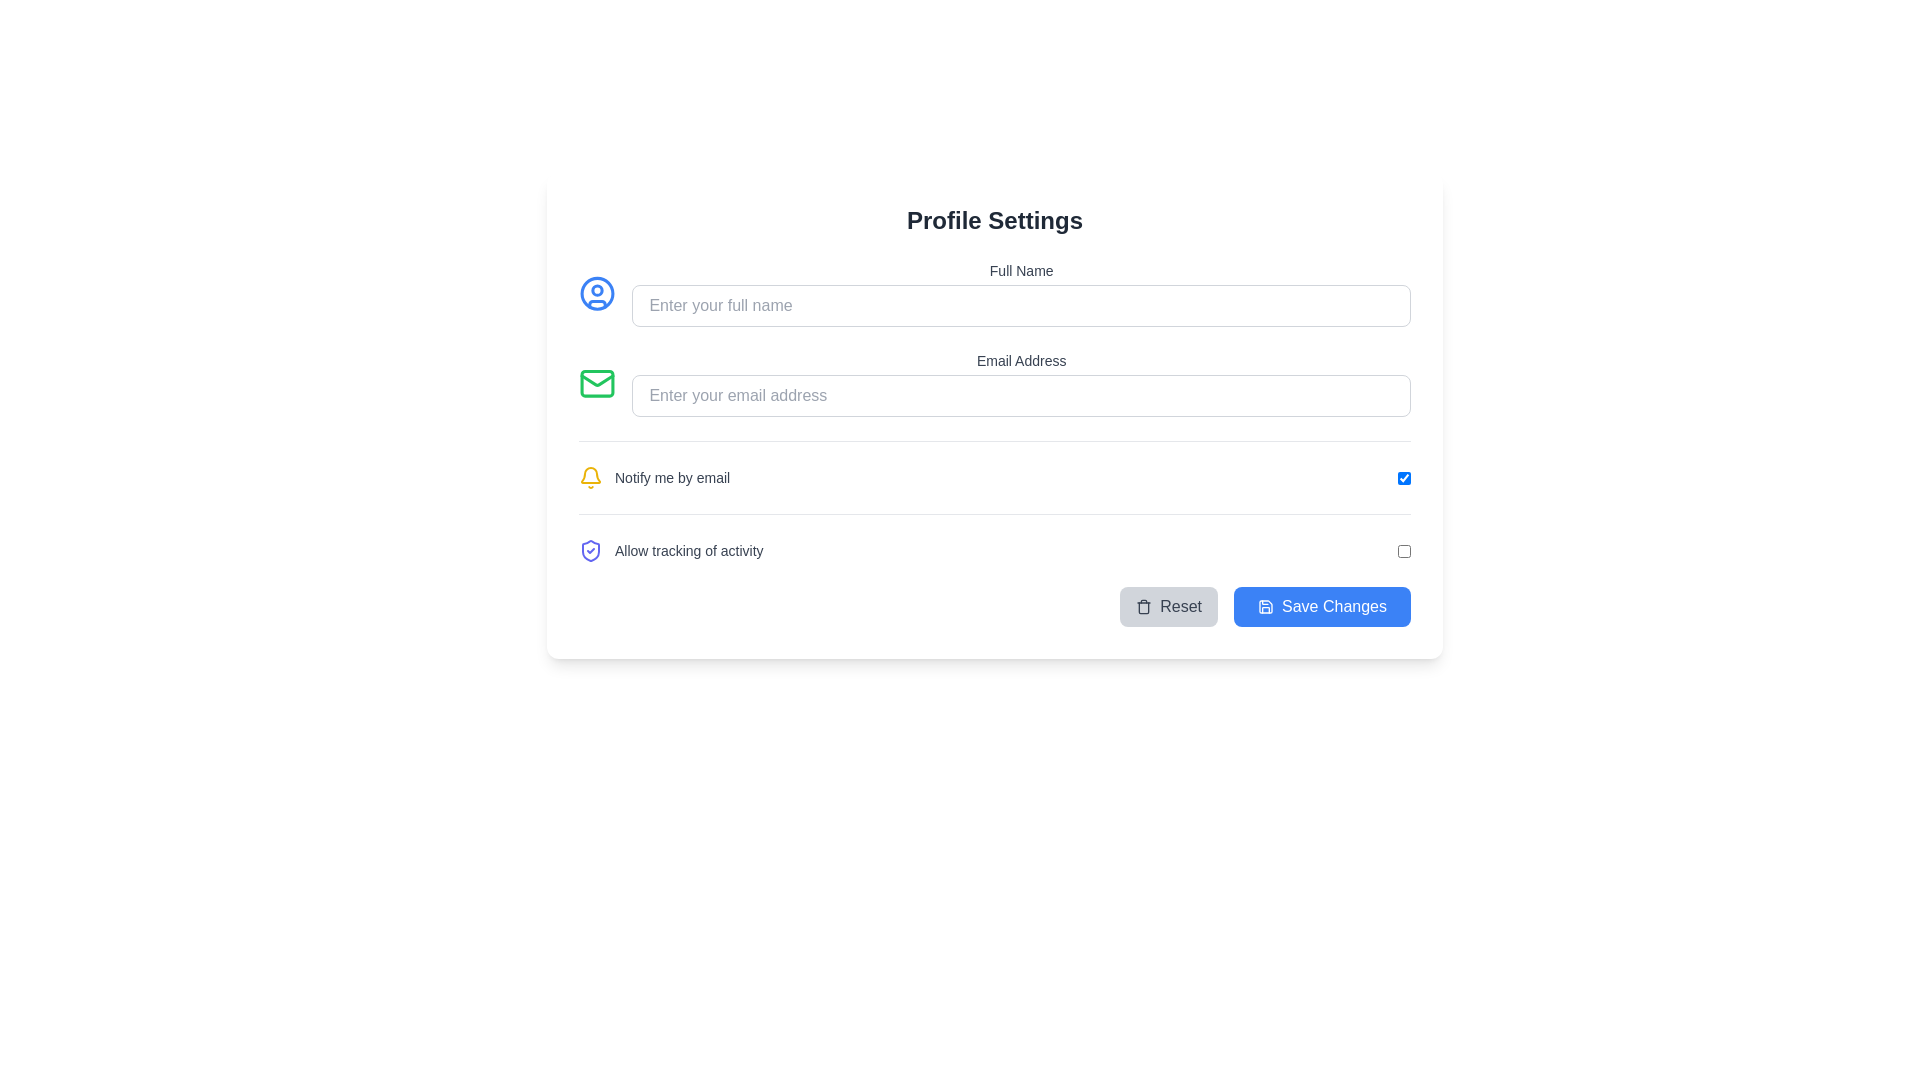 Image resolution: width=1920 pixels, height=1080 pixels. I want to click on the blue circular user icon with a simplistic silhouette design located to the left of the 'Enter your full name' input field, so click(596, 293).